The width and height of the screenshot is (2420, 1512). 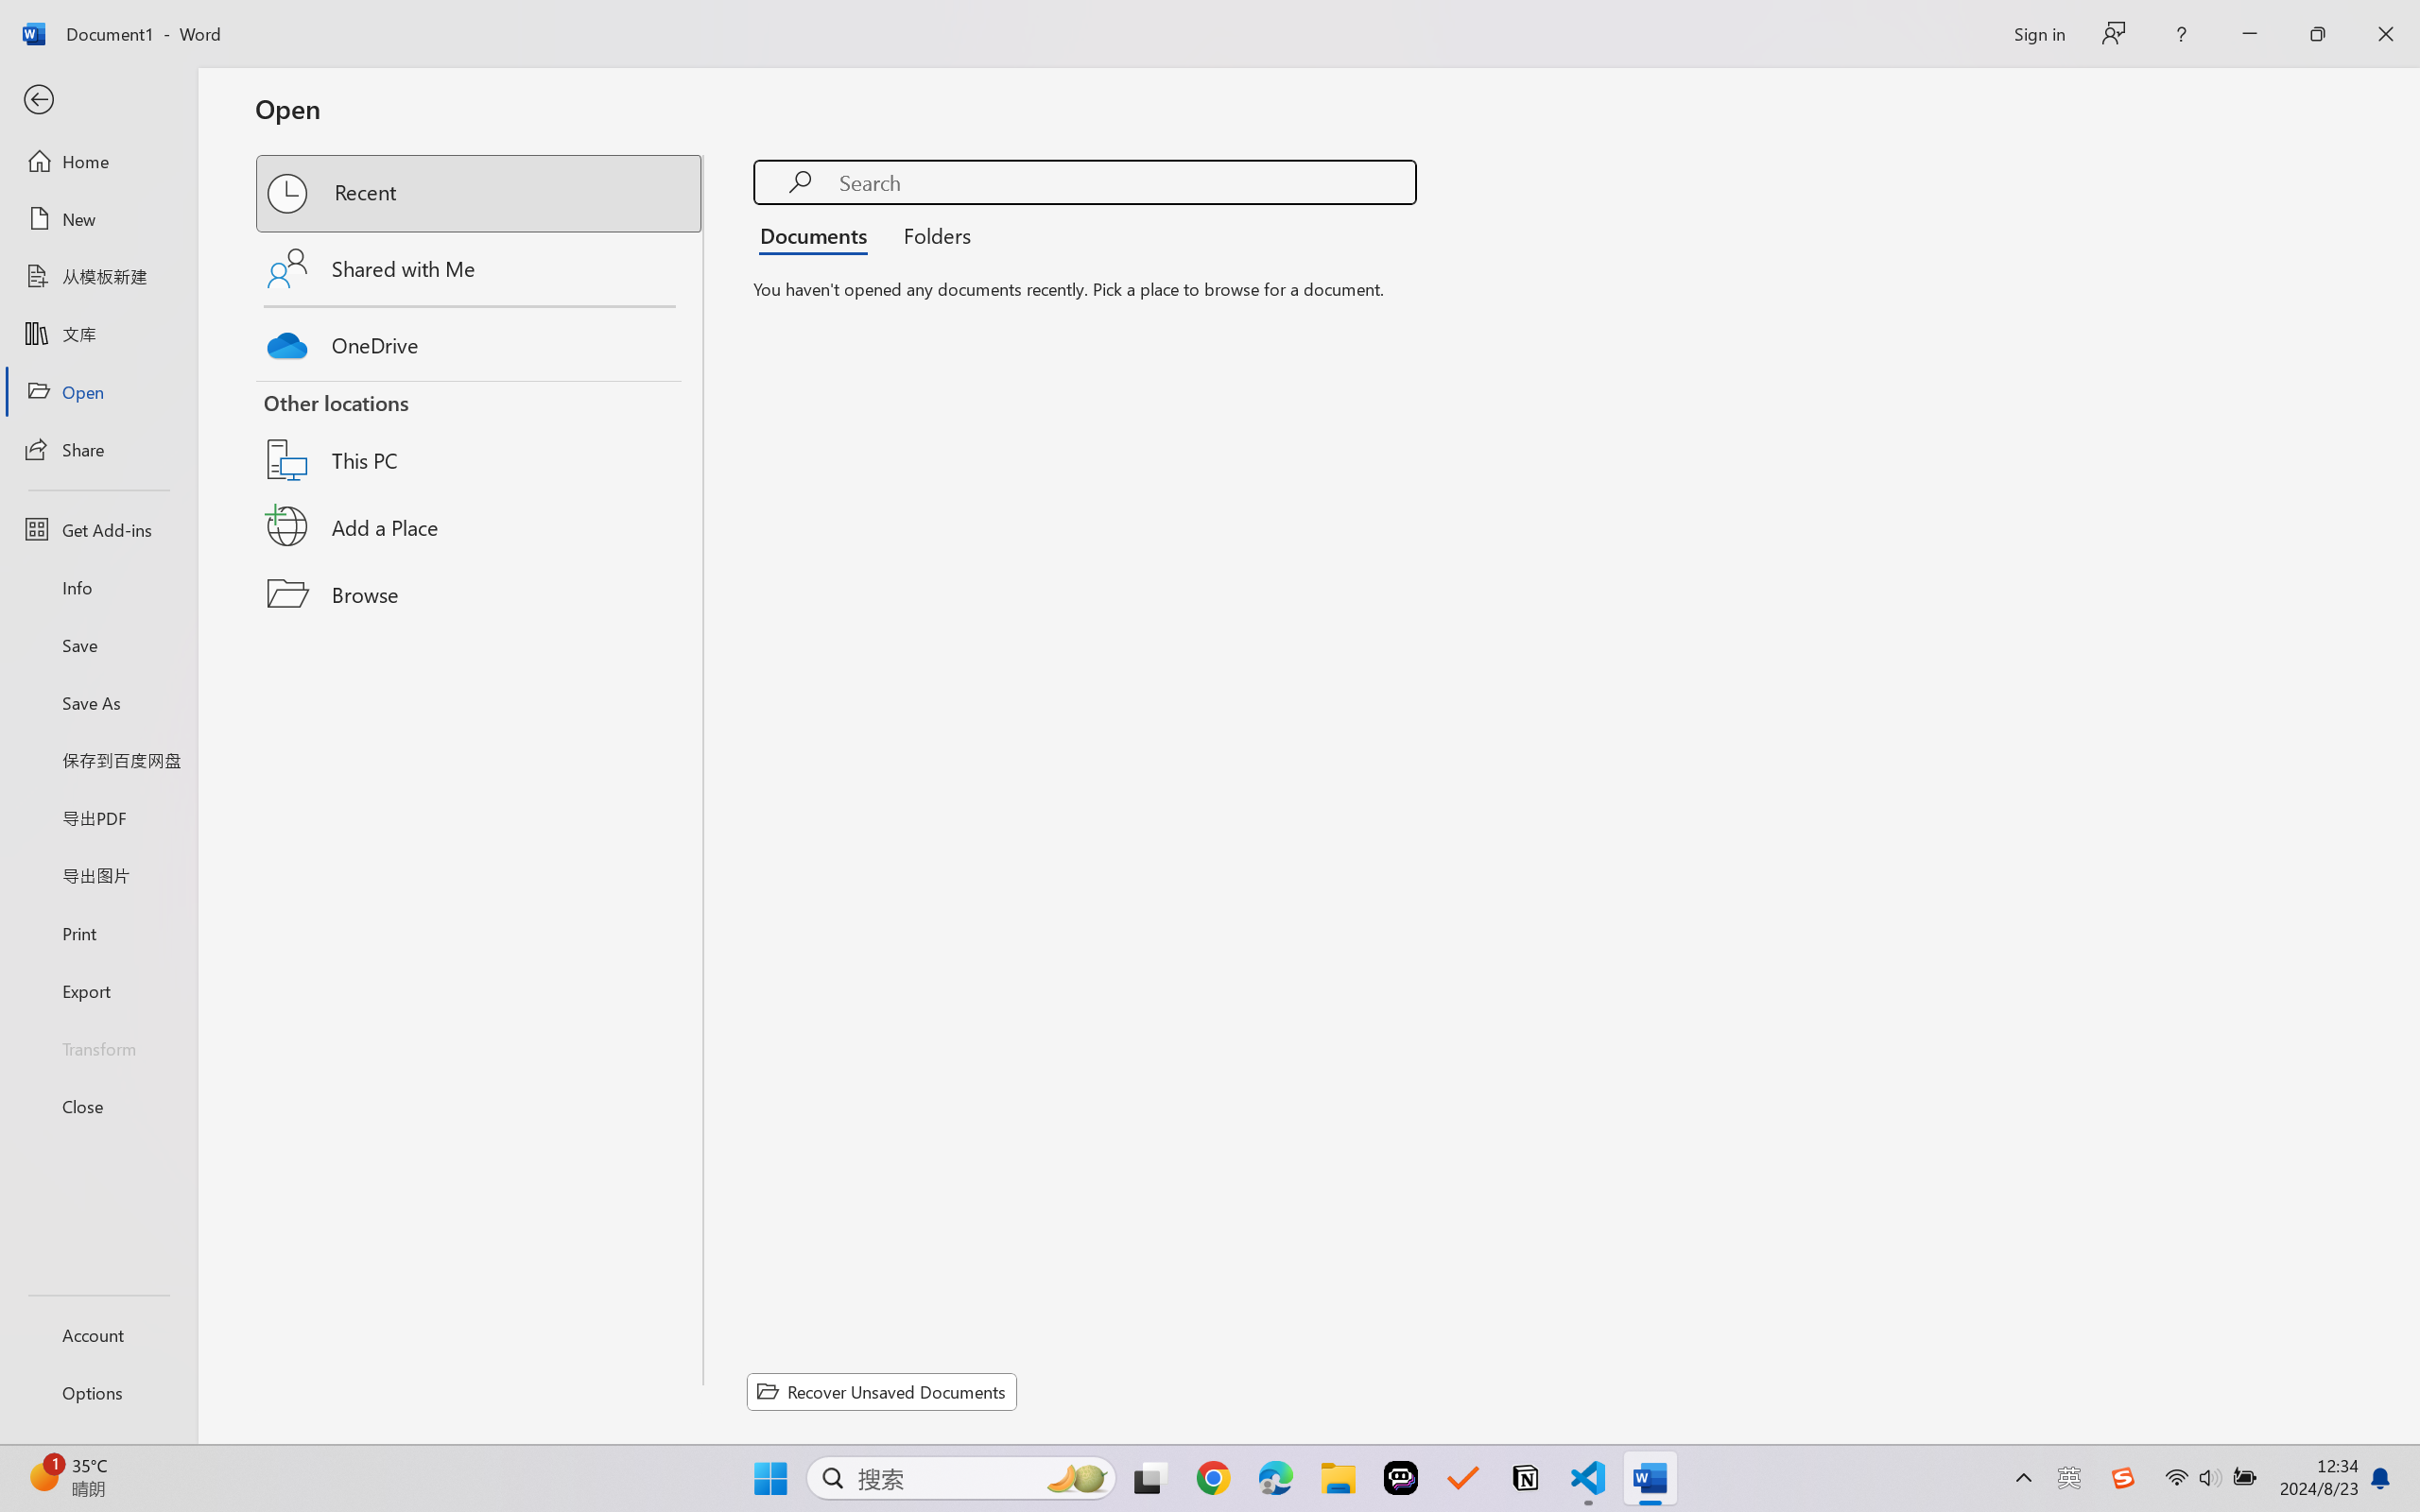 I want to click on 'Add a Place', so click(x=480, y=525).